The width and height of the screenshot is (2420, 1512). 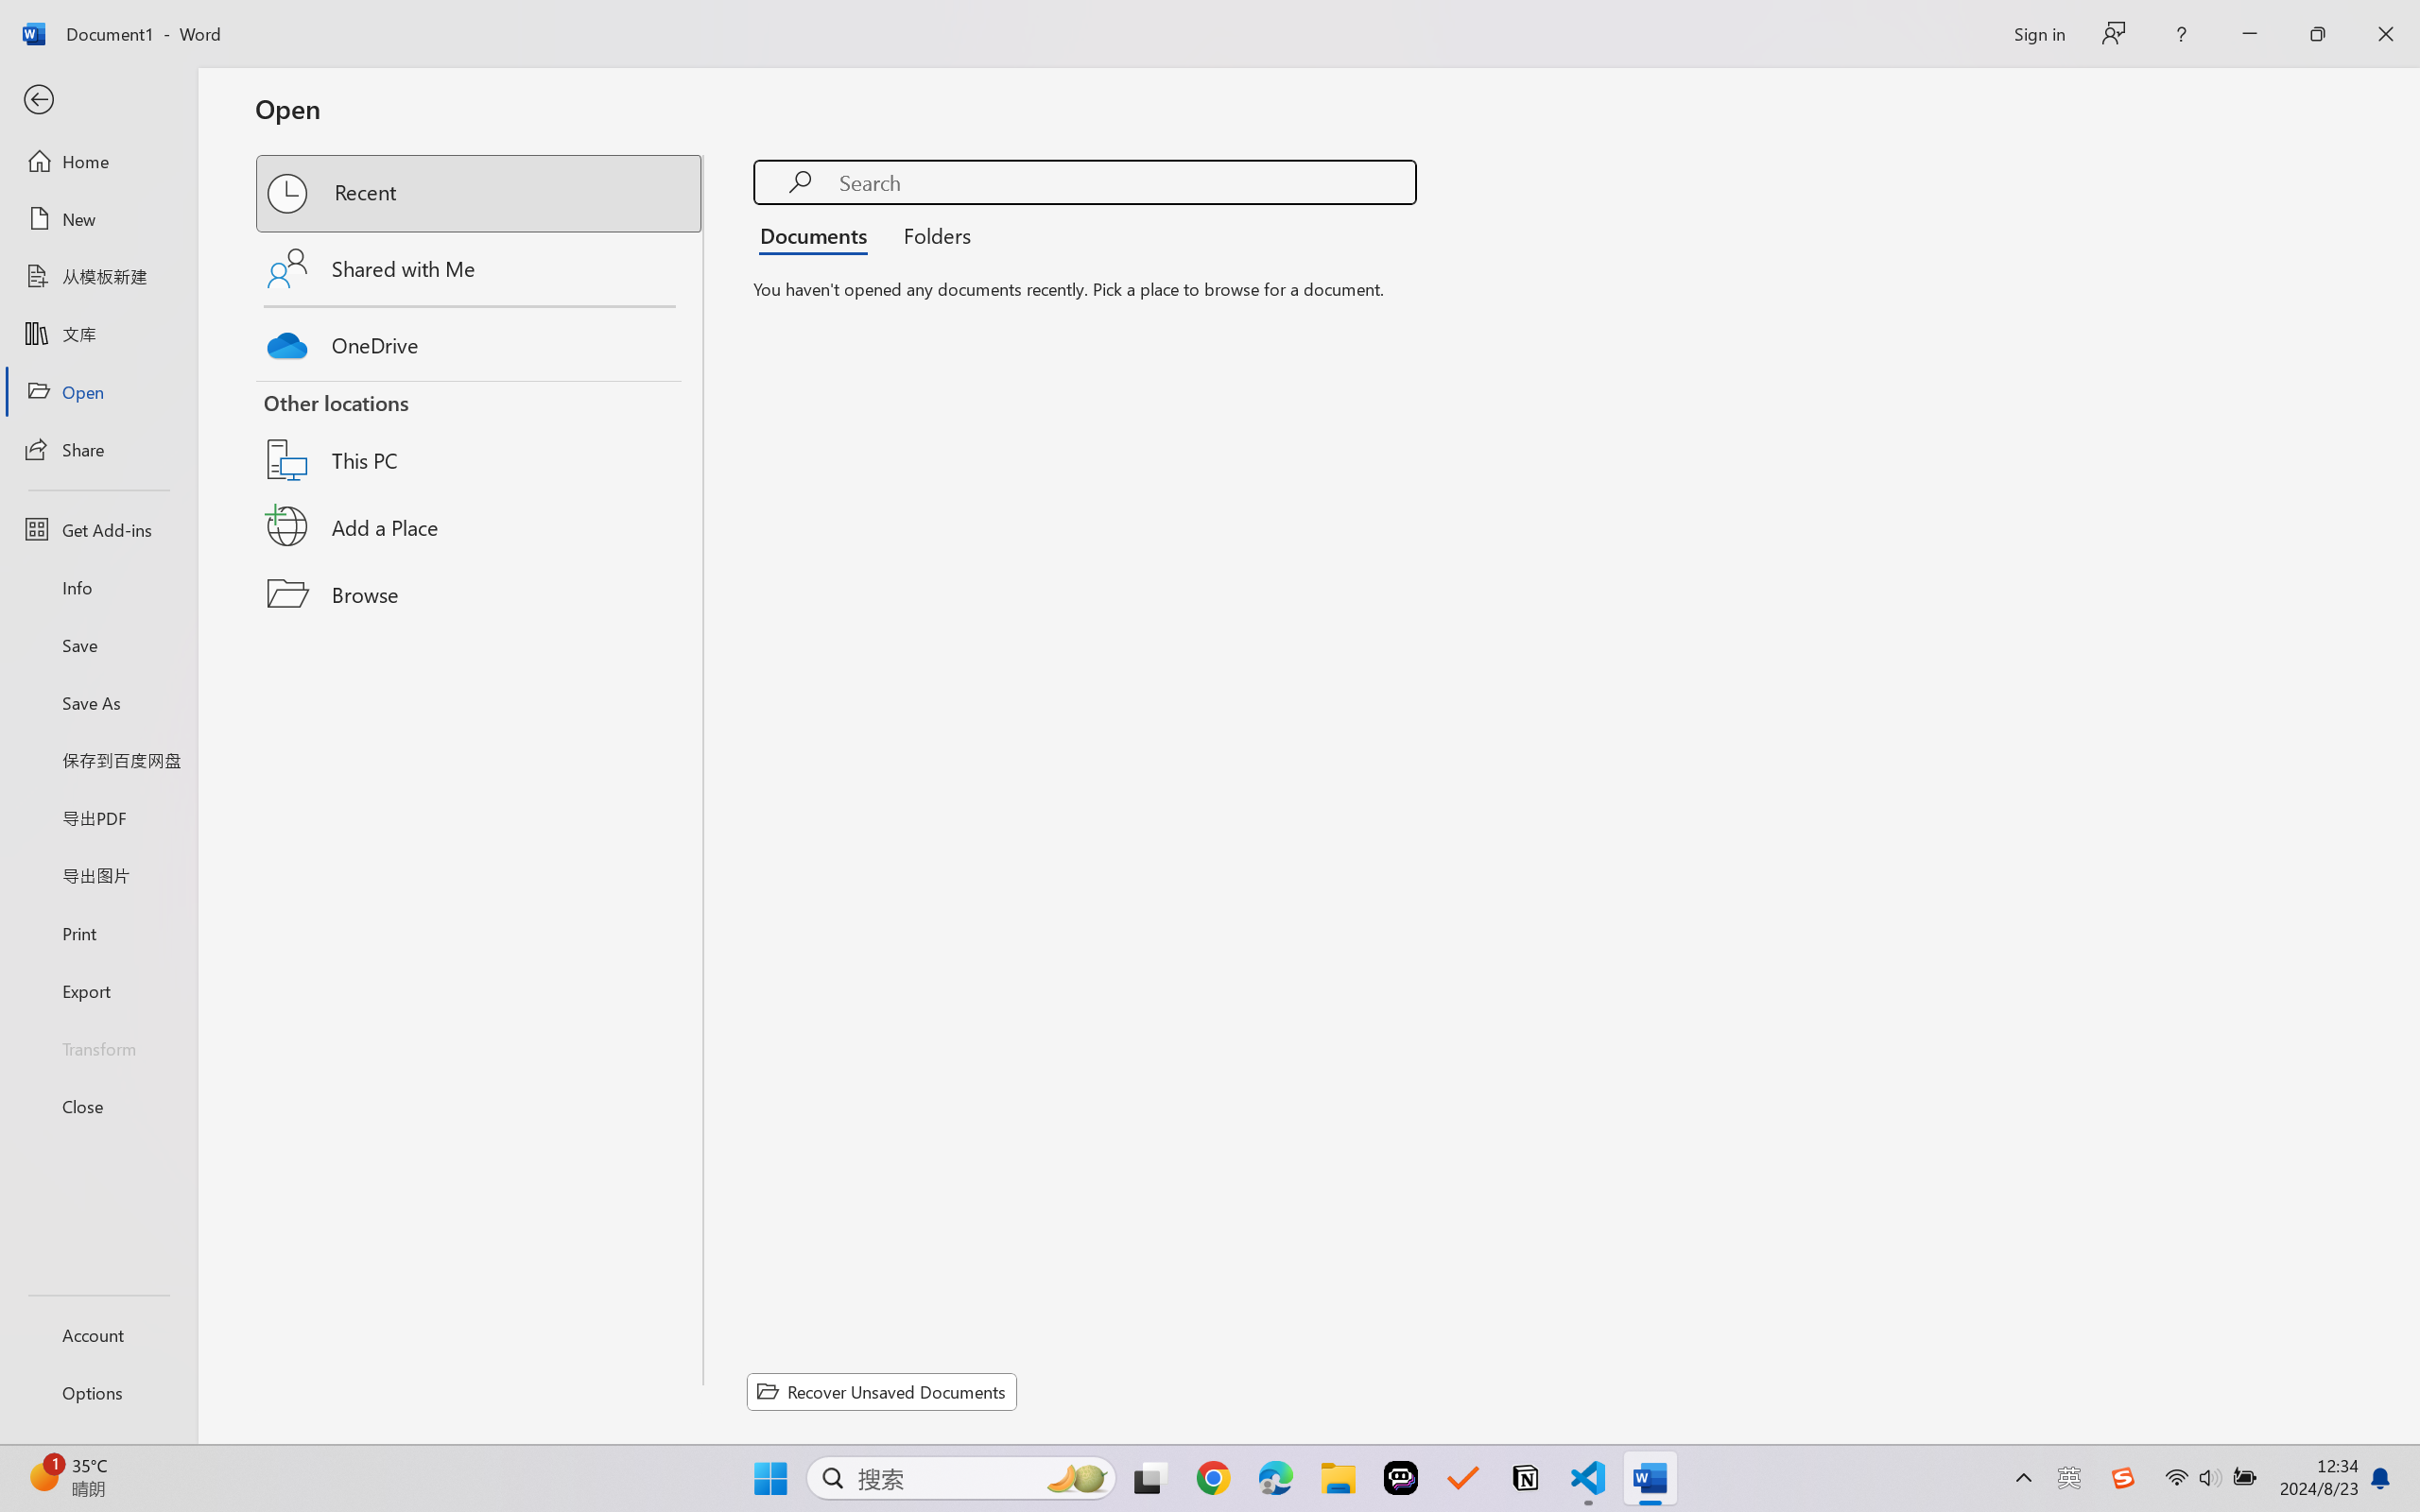 I want to click on 'Add a Place', so click(x=480, y=525).